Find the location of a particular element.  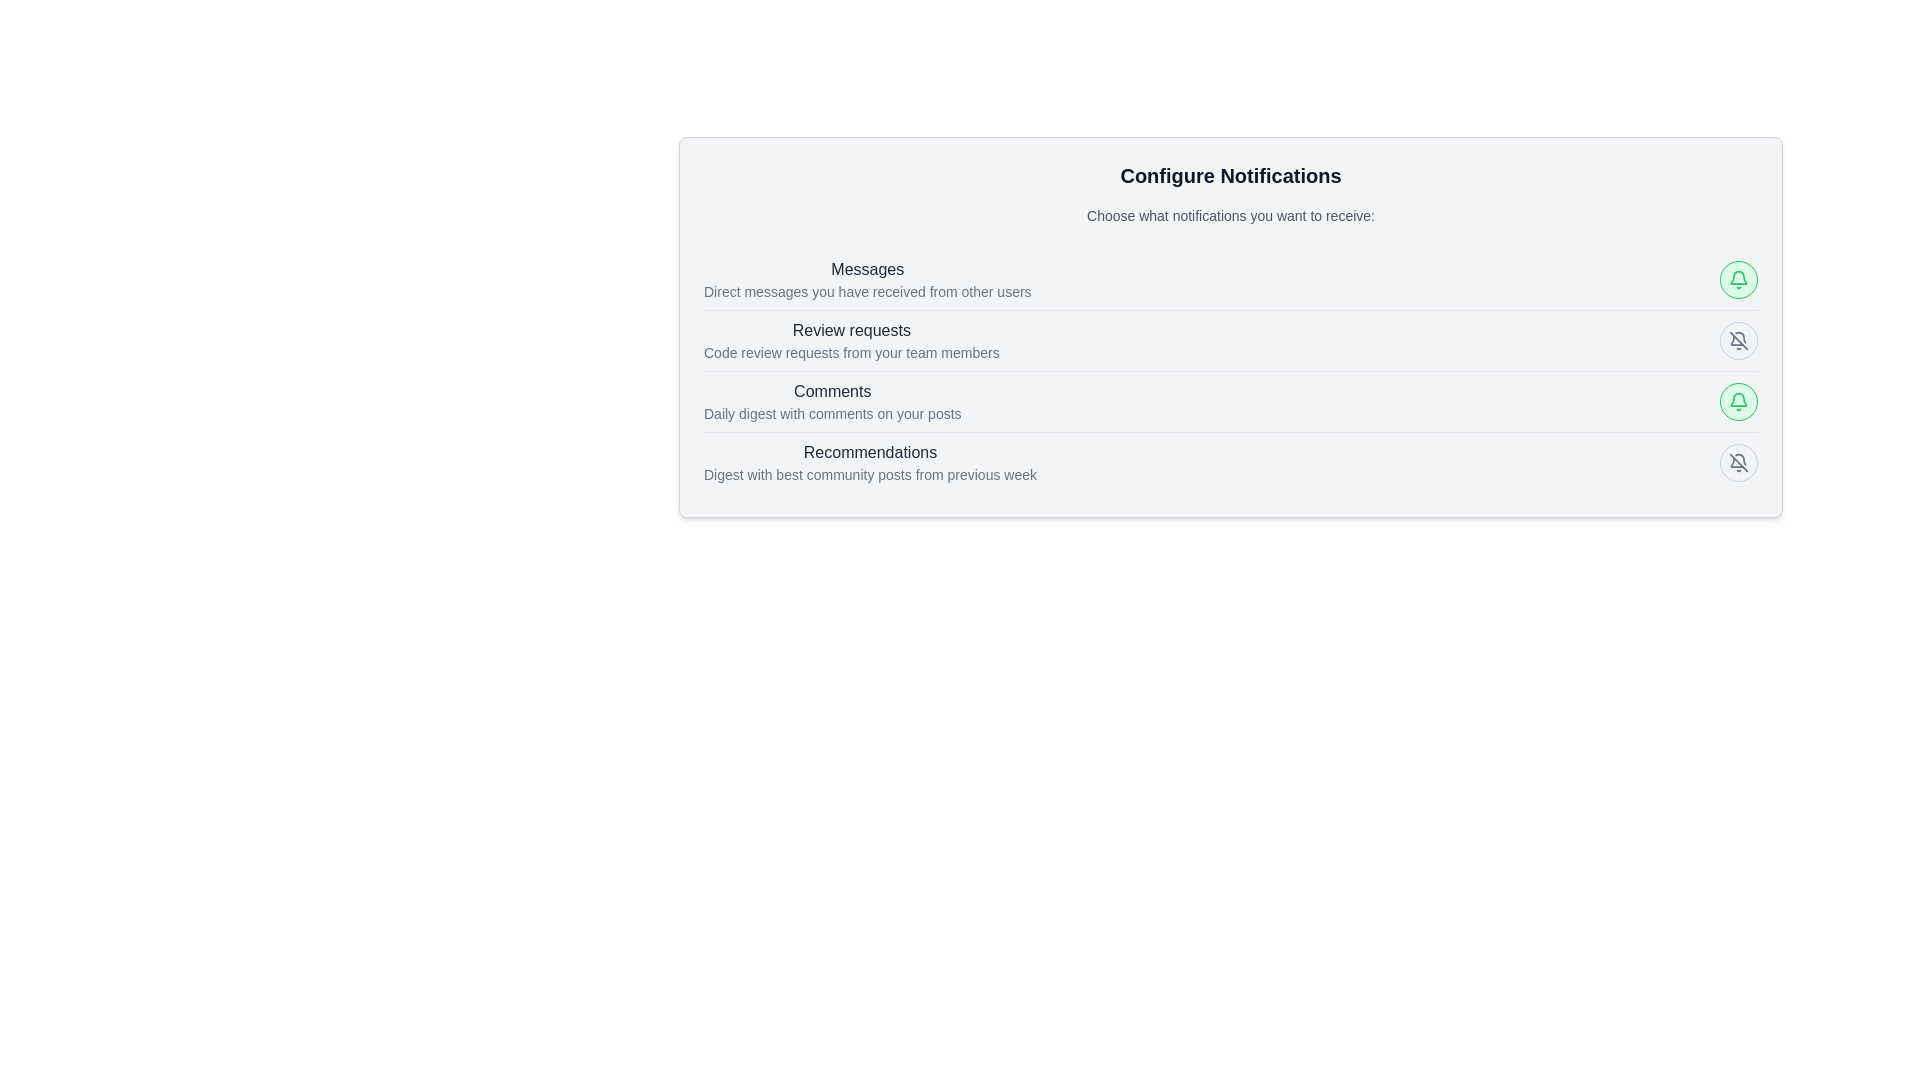

the interactive notification toggle for code review requests to change its notification state is located at coordinates (1229, 339).